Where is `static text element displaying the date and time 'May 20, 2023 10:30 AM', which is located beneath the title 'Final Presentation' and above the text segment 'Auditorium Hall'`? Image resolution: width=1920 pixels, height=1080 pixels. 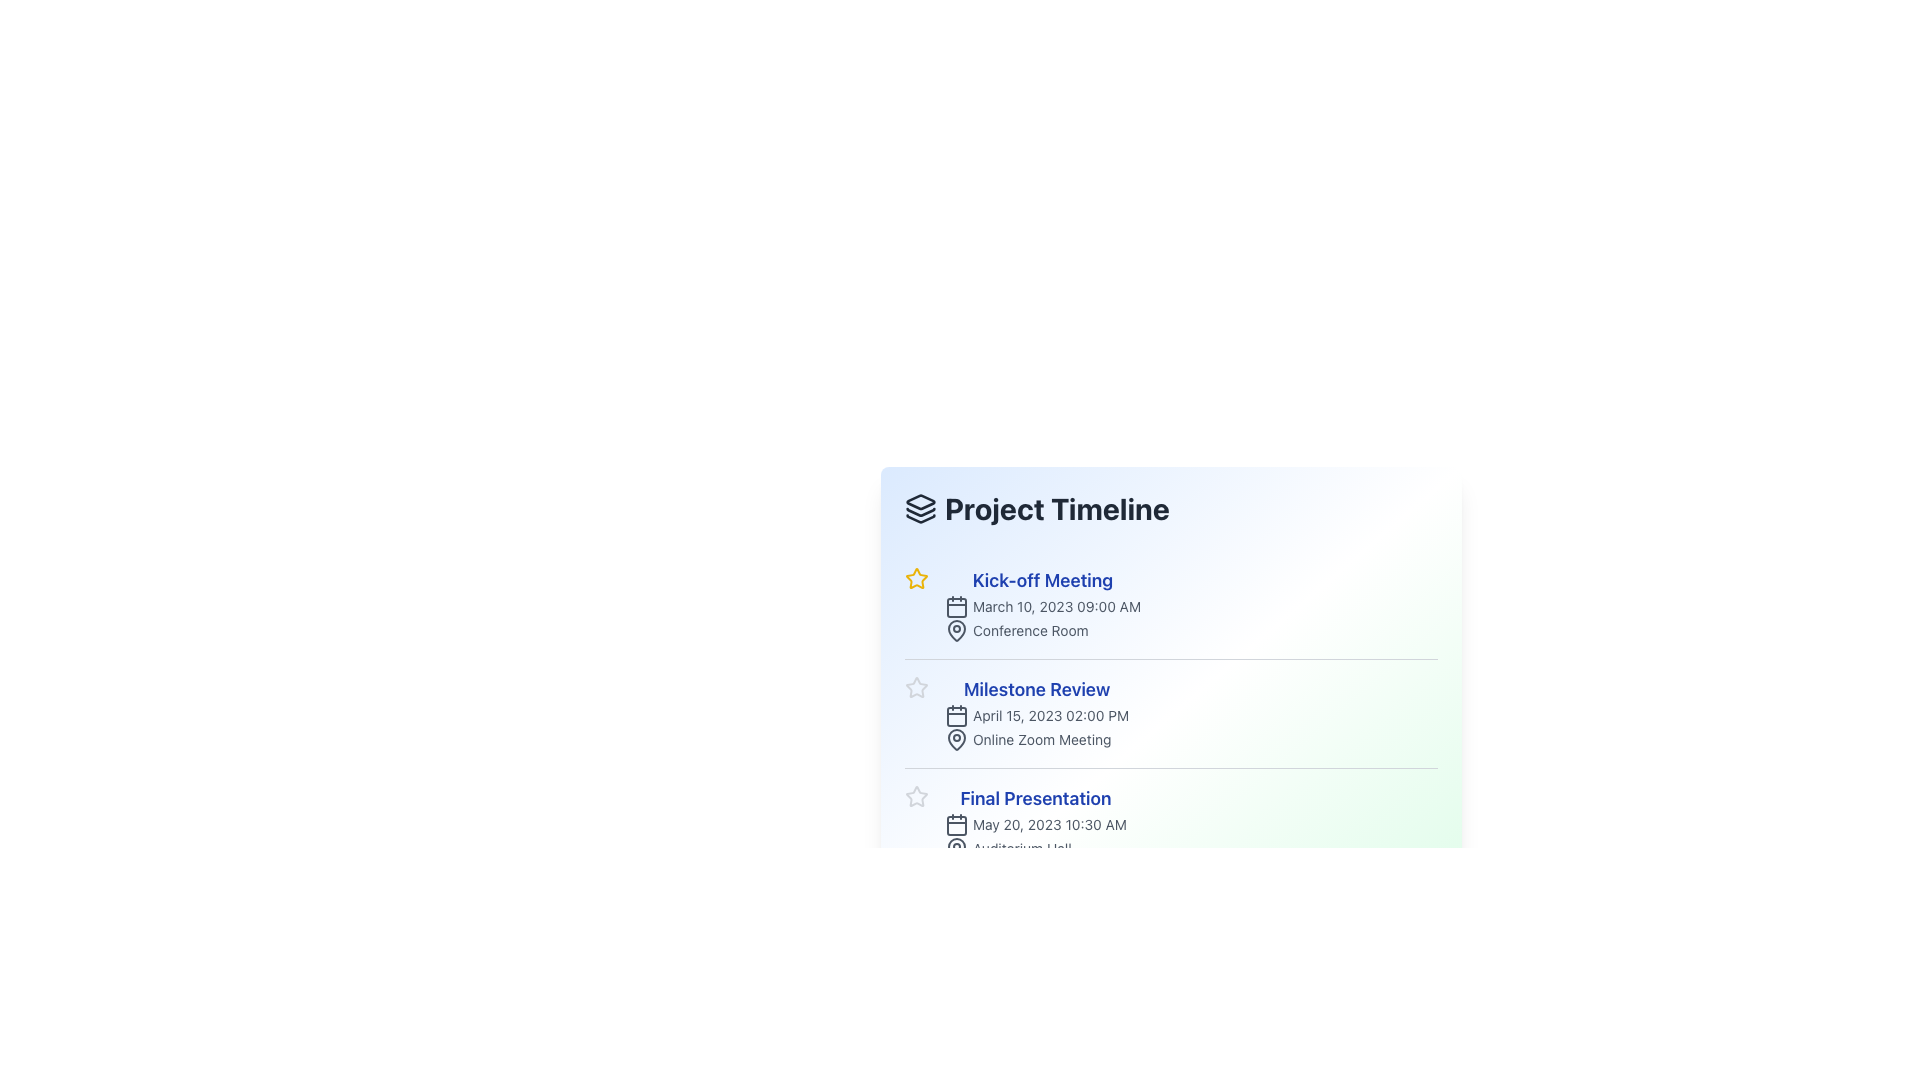
static text element displaying the date and time 'May 20, 2023 10:30 AM', which is located beneath the title 'Final Presentation' and above the text segment 'Auditorium Hall' is located at coordinates (1036, 825).